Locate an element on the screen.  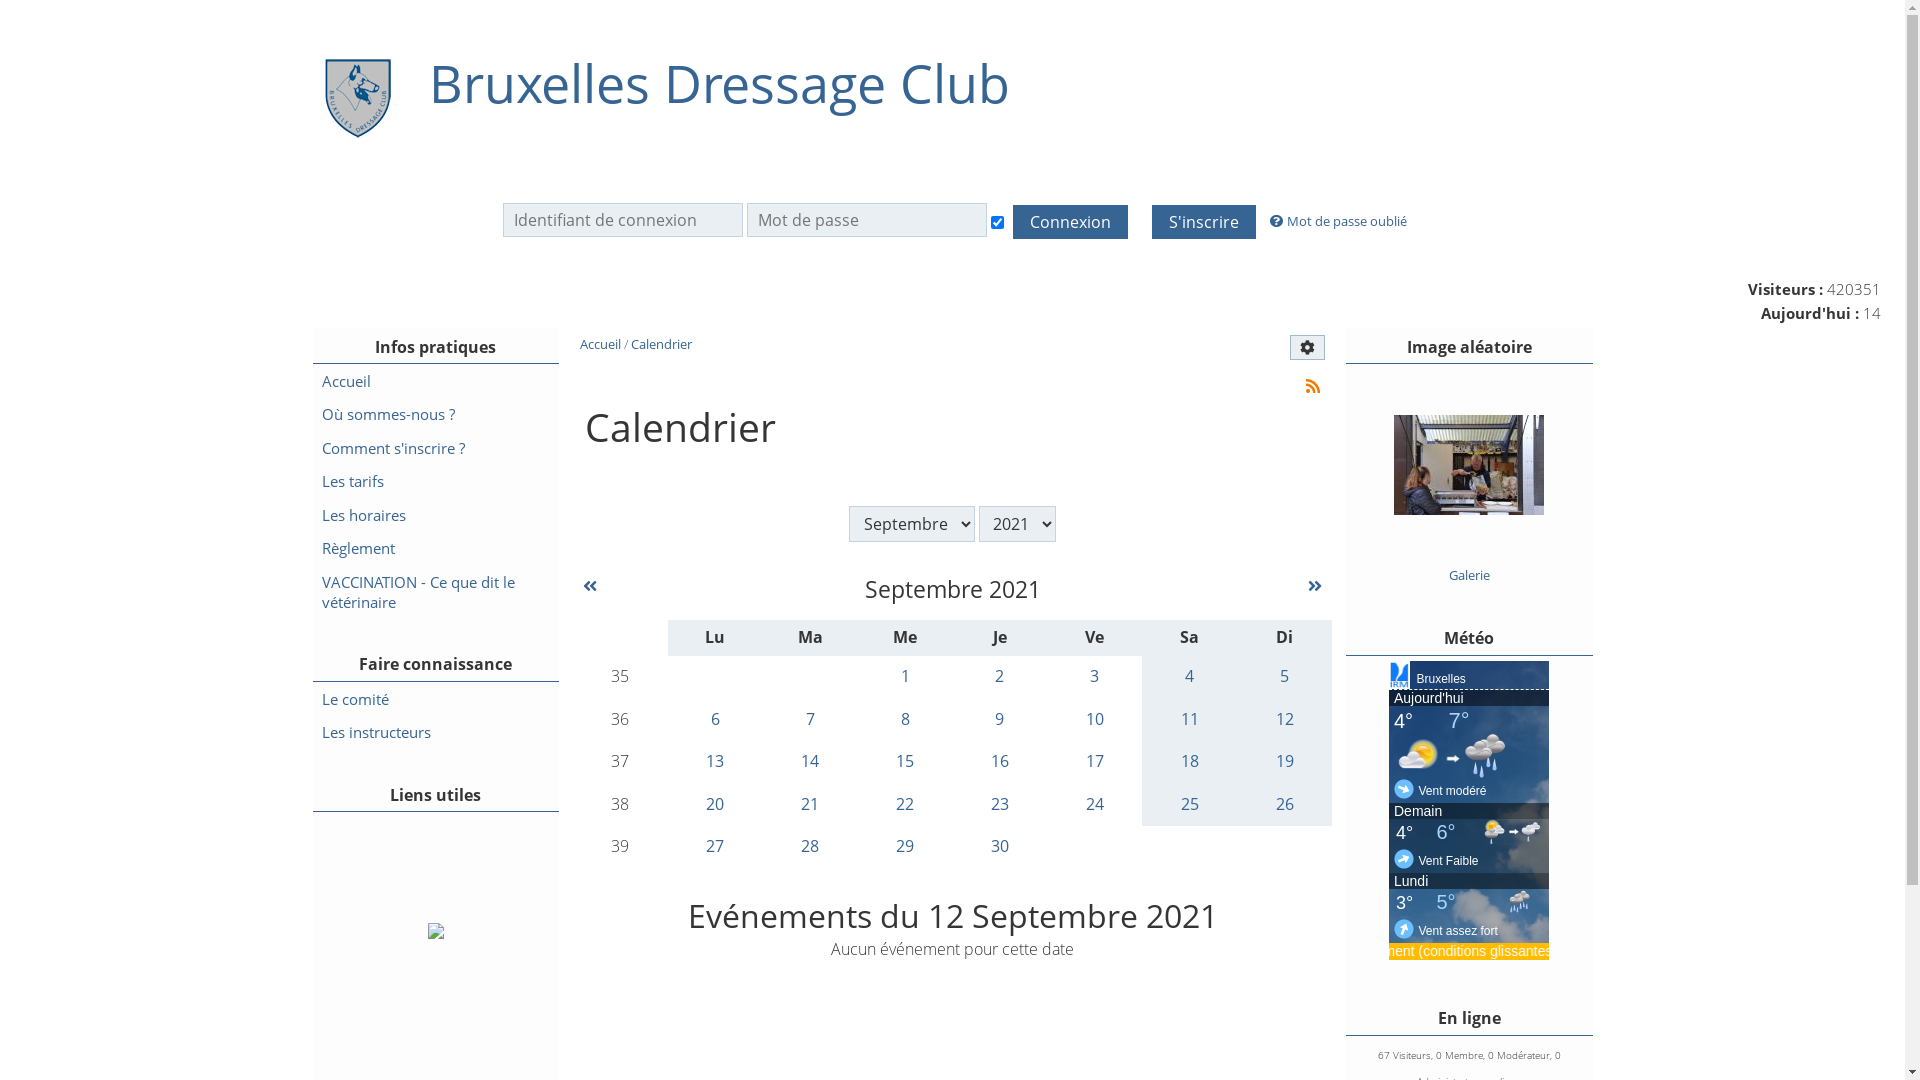
'4' is located at coordinates (1189, 676).